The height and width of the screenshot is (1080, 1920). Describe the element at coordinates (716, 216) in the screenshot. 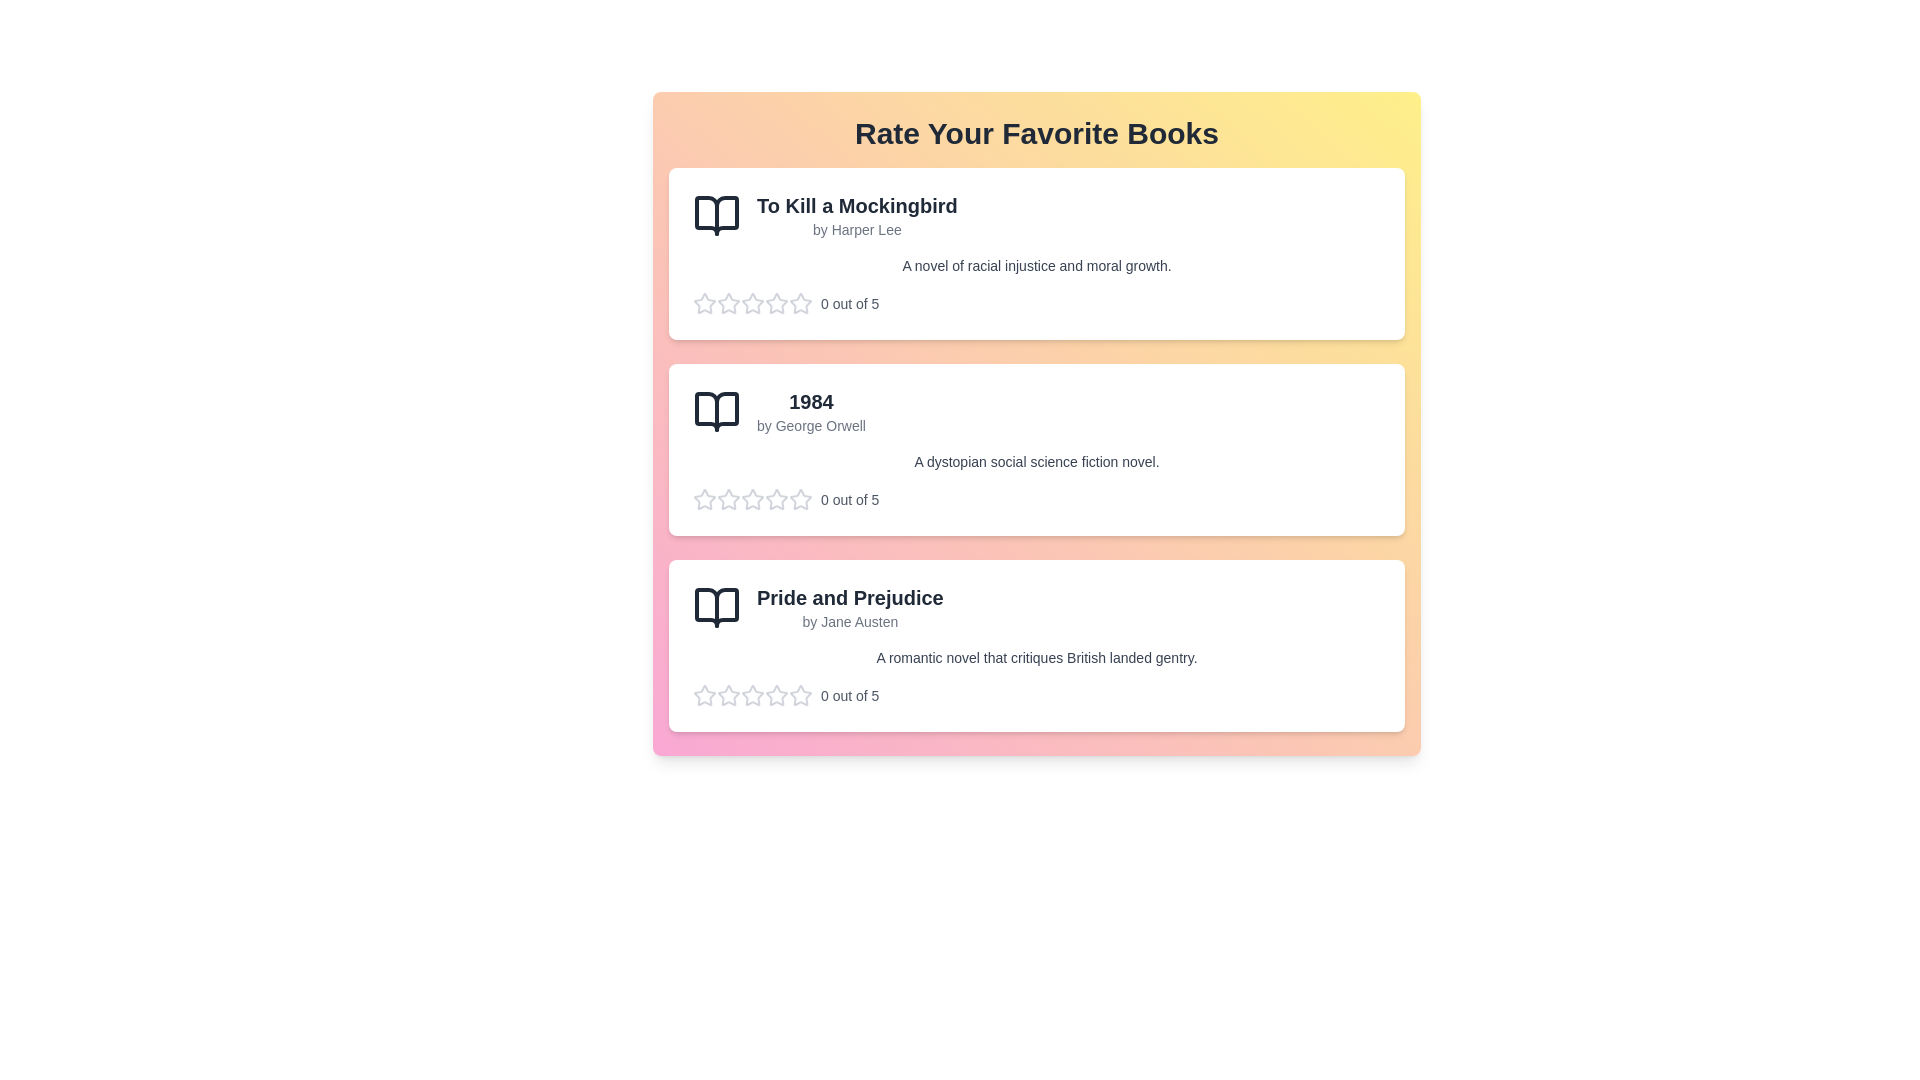

I see `the open book icon, which is styled in a monochrome outline with rounded edges, located in the top-left corner of the card containing 'To Kill a Mockingbird' by Harper Lee` at that location.